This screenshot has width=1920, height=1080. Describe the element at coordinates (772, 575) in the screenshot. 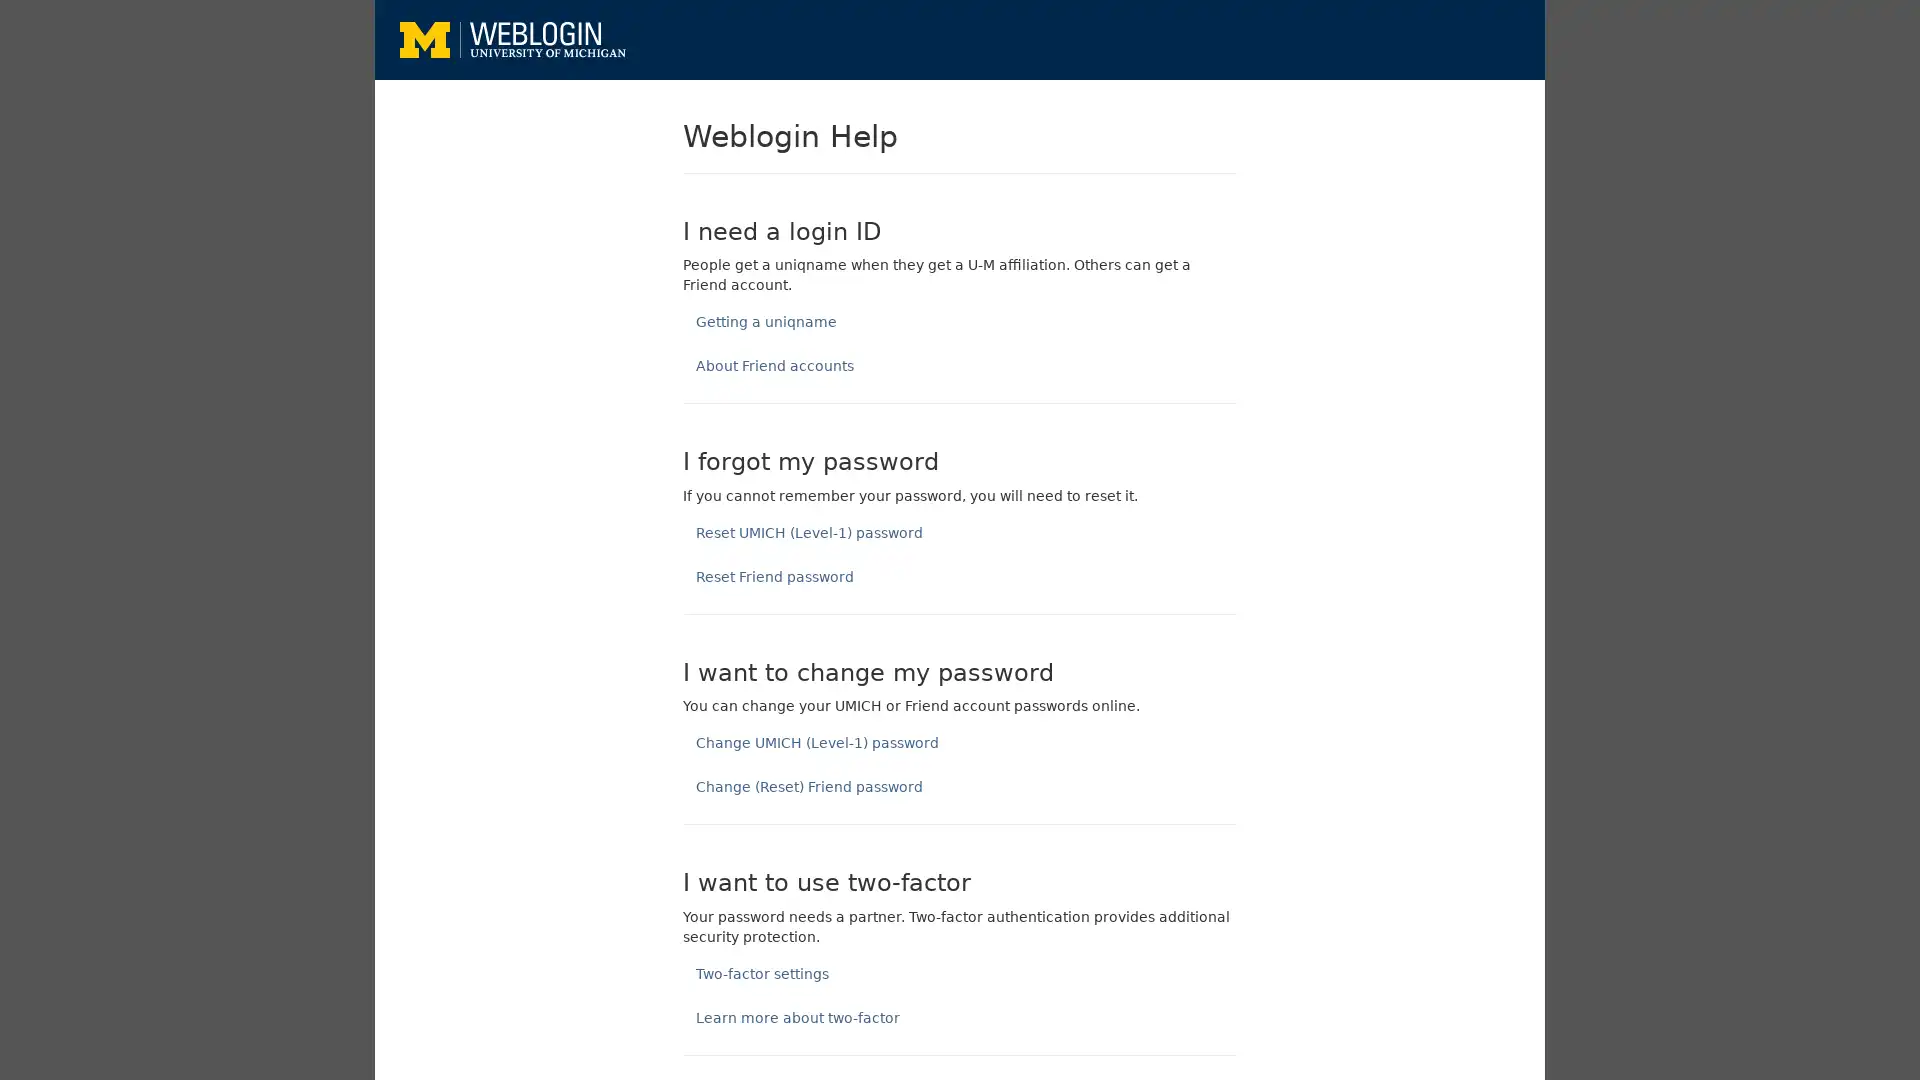

I see `Reset Friend password` at that location.